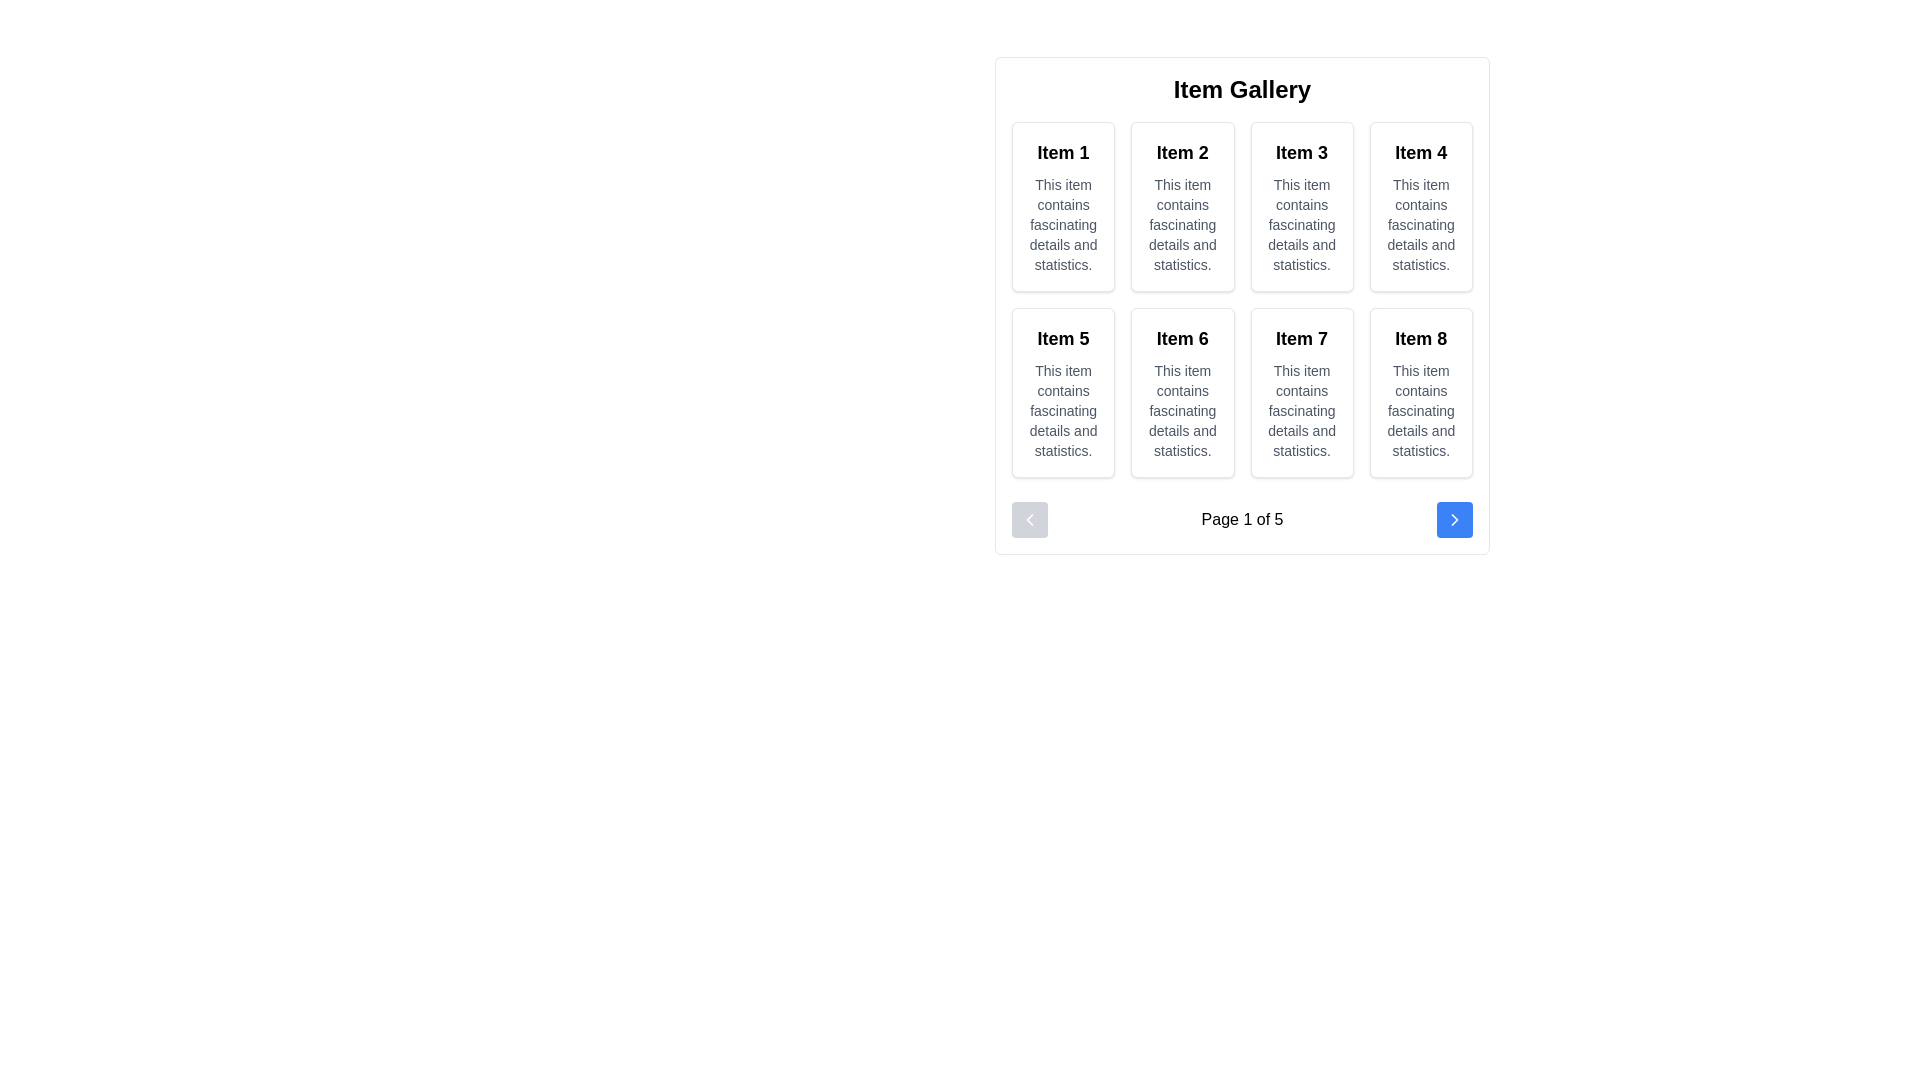  I want to click on contents of the Informational Card titled 'Item 8' located in the bottom-right corner of the grid, which contains a bold title and a gray description, so click(1420, 393).